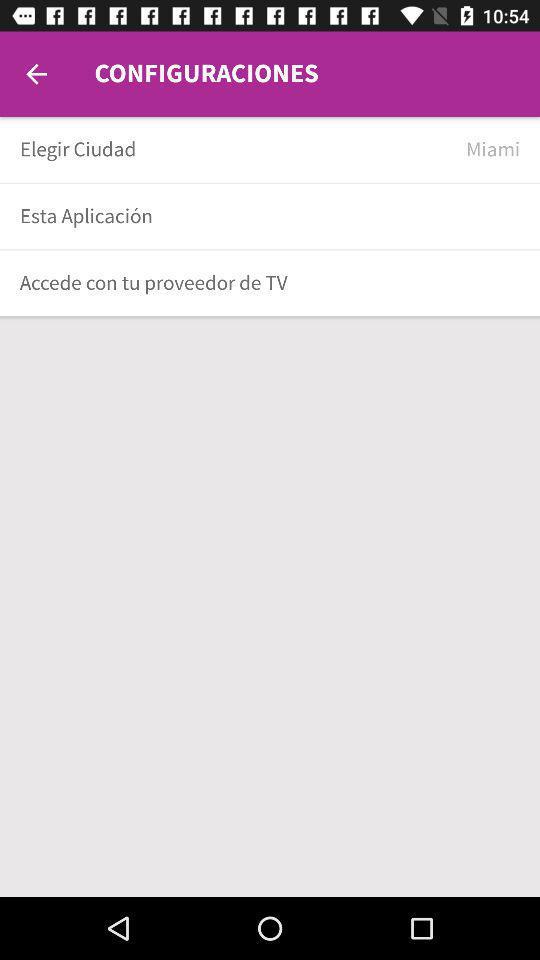 The width and height of the screenshot is (540, 960). I want to click on the item above the elegir ciudad icon, so click(36, 74).